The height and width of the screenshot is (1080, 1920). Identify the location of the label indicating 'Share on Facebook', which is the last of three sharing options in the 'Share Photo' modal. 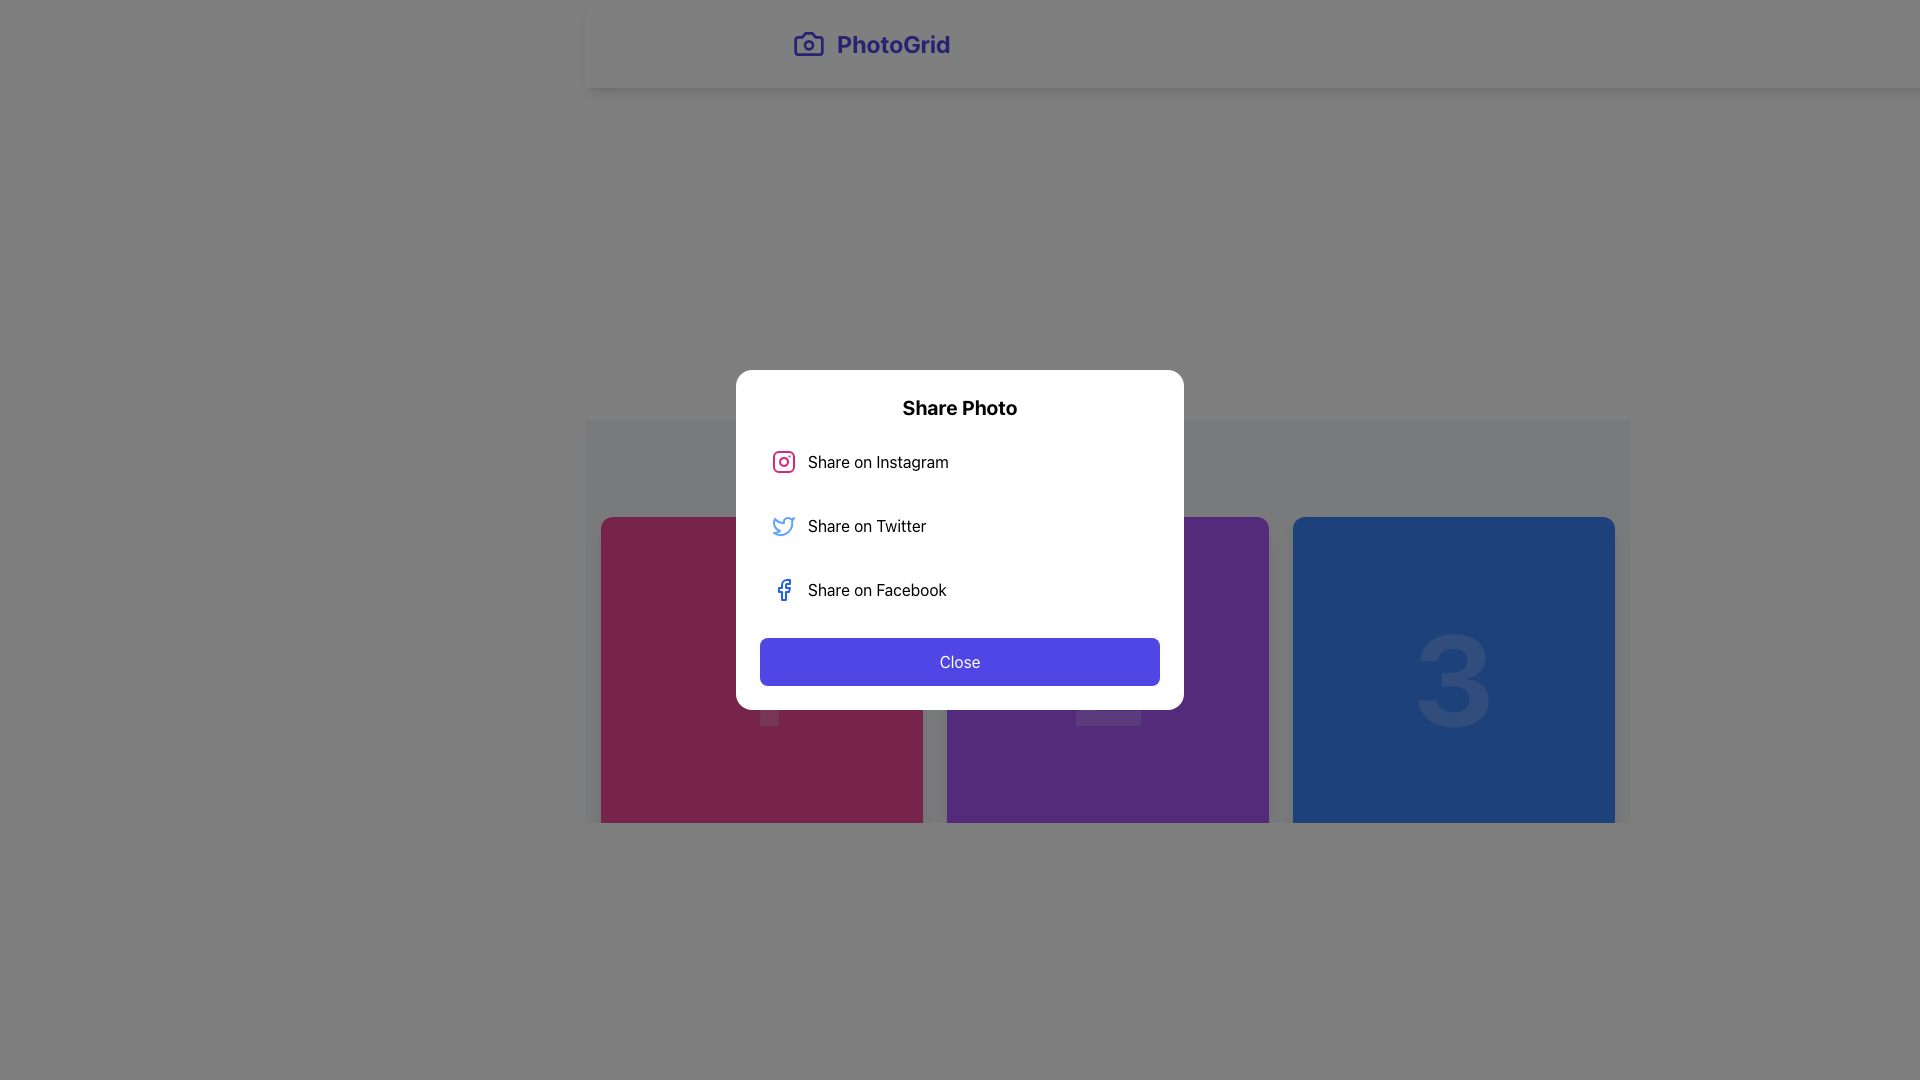
(877, 589).